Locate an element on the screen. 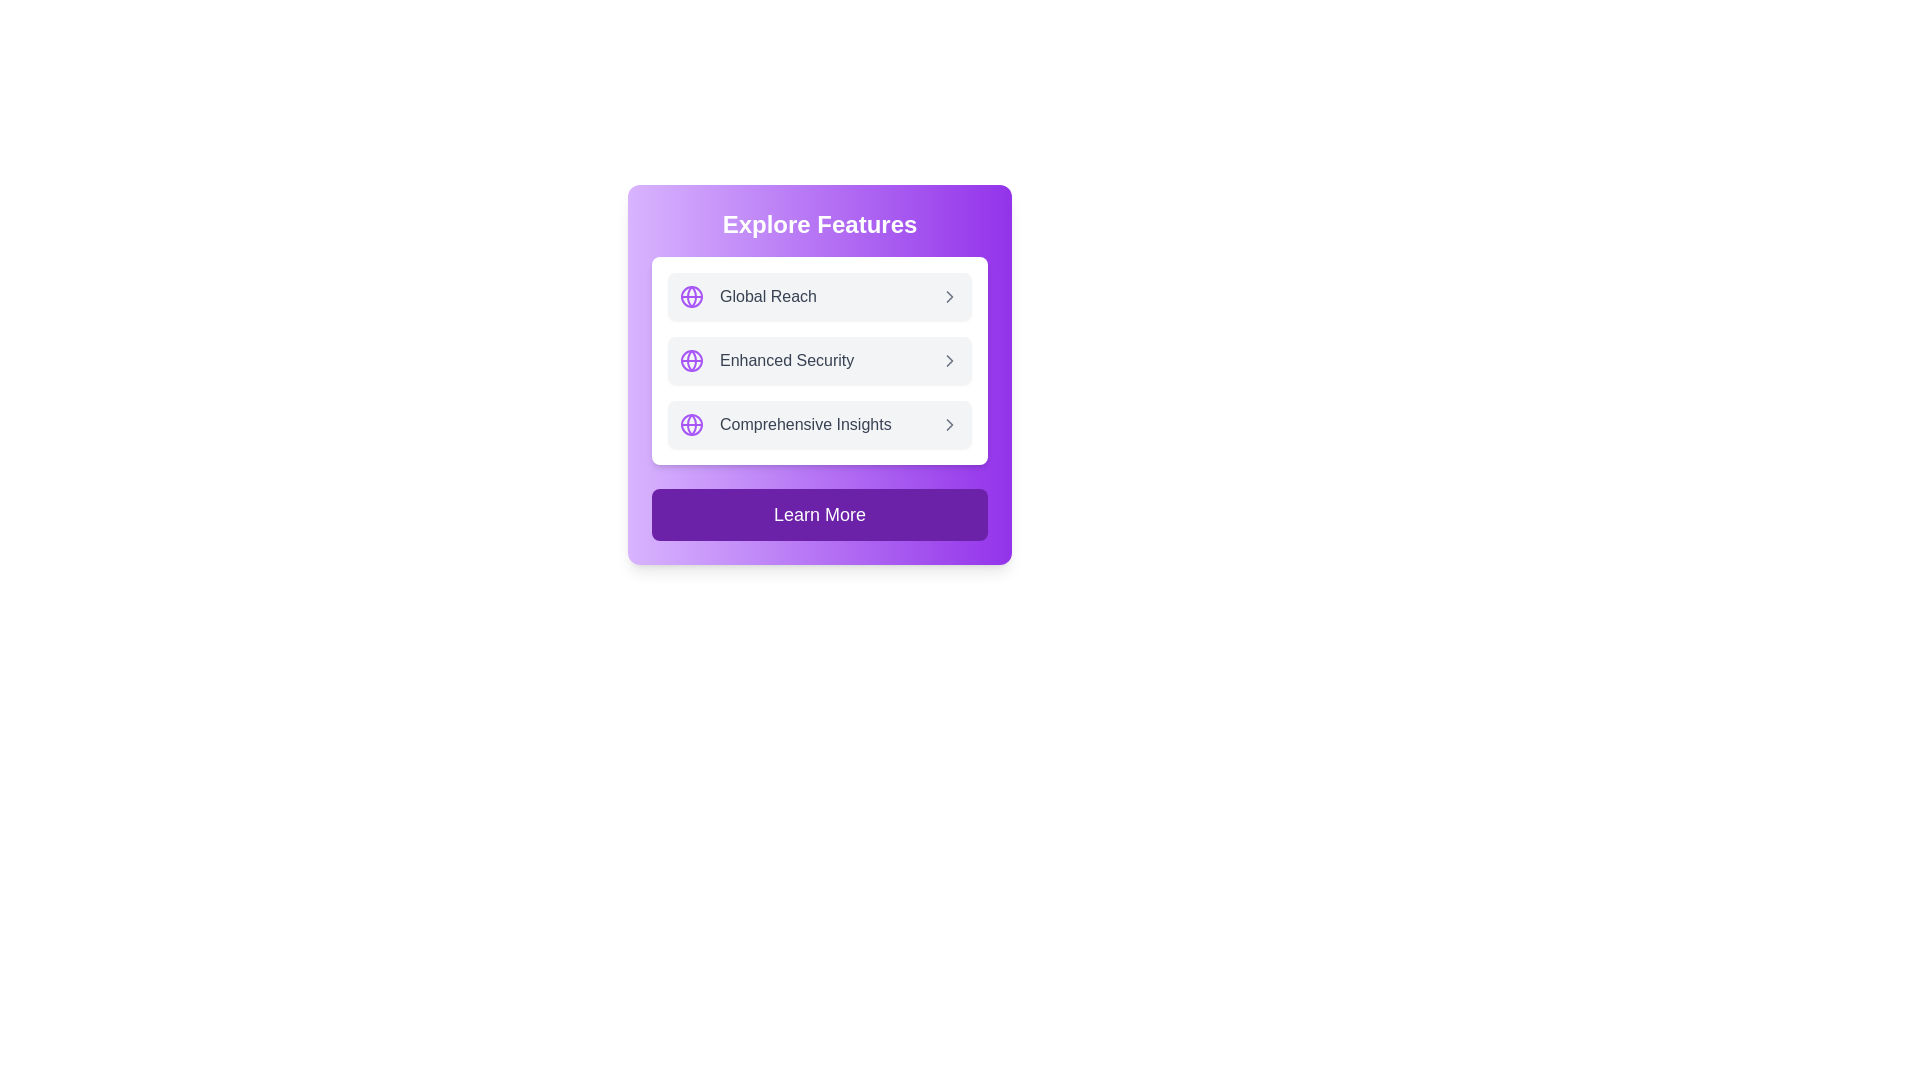  the right-facing chevron icon located at the far-right side of the 'Enhanced Security' row is located at coordinates (949, 361).